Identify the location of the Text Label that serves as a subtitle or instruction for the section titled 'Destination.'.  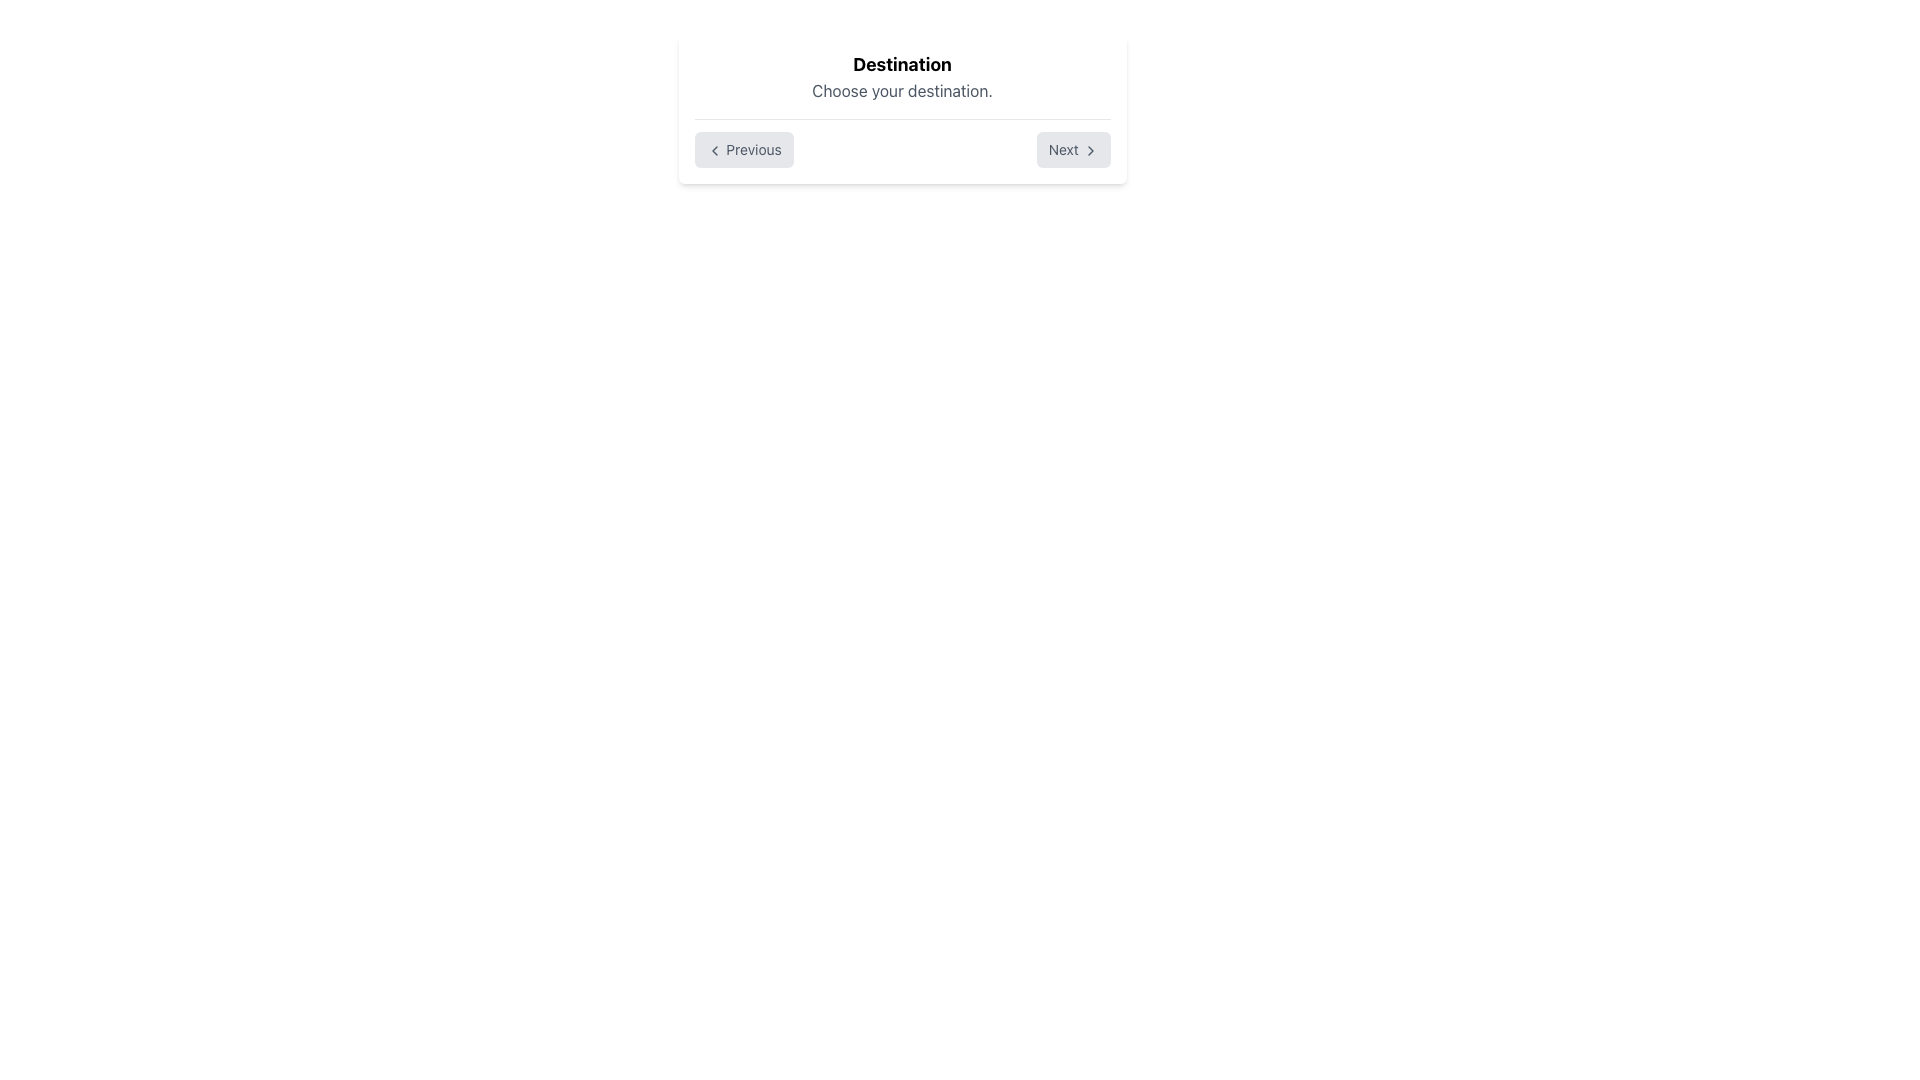
(901, 91).